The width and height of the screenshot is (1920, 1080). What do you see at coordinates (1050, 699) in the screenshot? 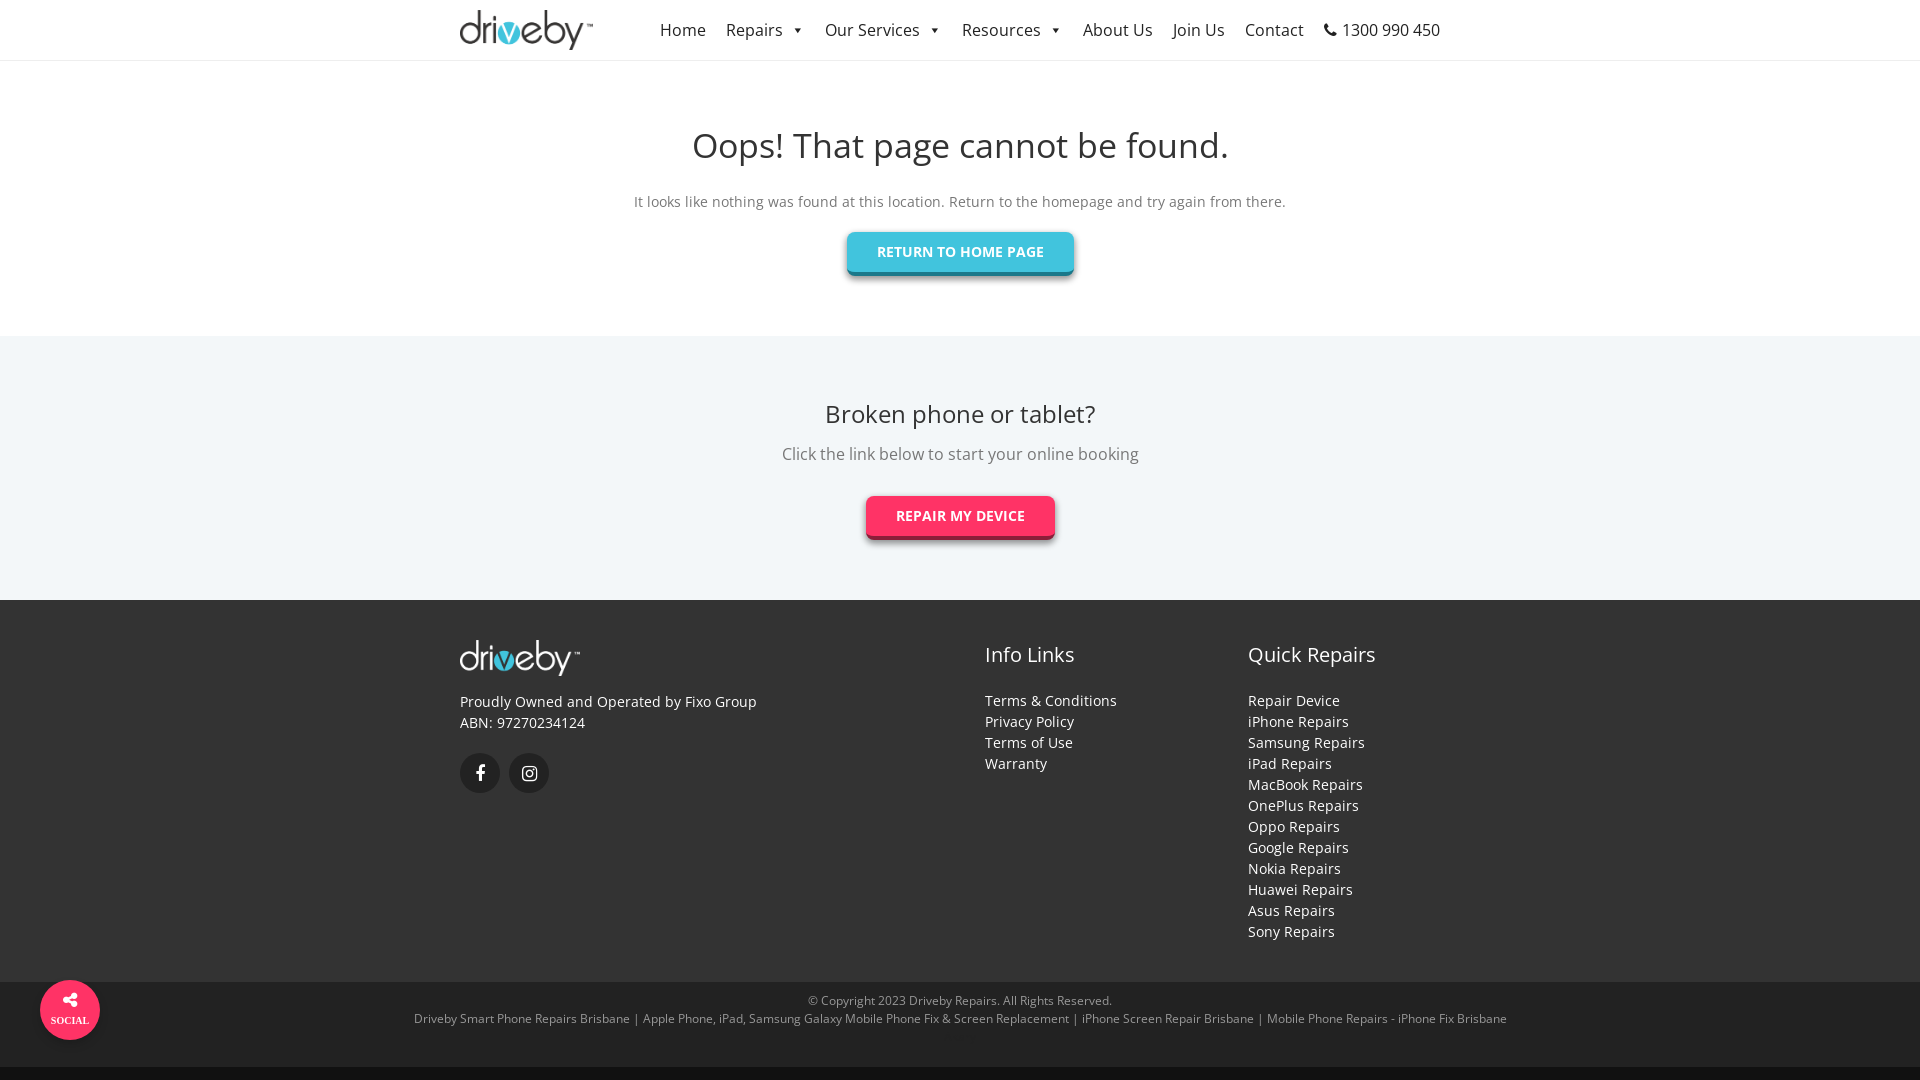
I see `'Terms & Conditions'` at bounding box center [1050, 699].